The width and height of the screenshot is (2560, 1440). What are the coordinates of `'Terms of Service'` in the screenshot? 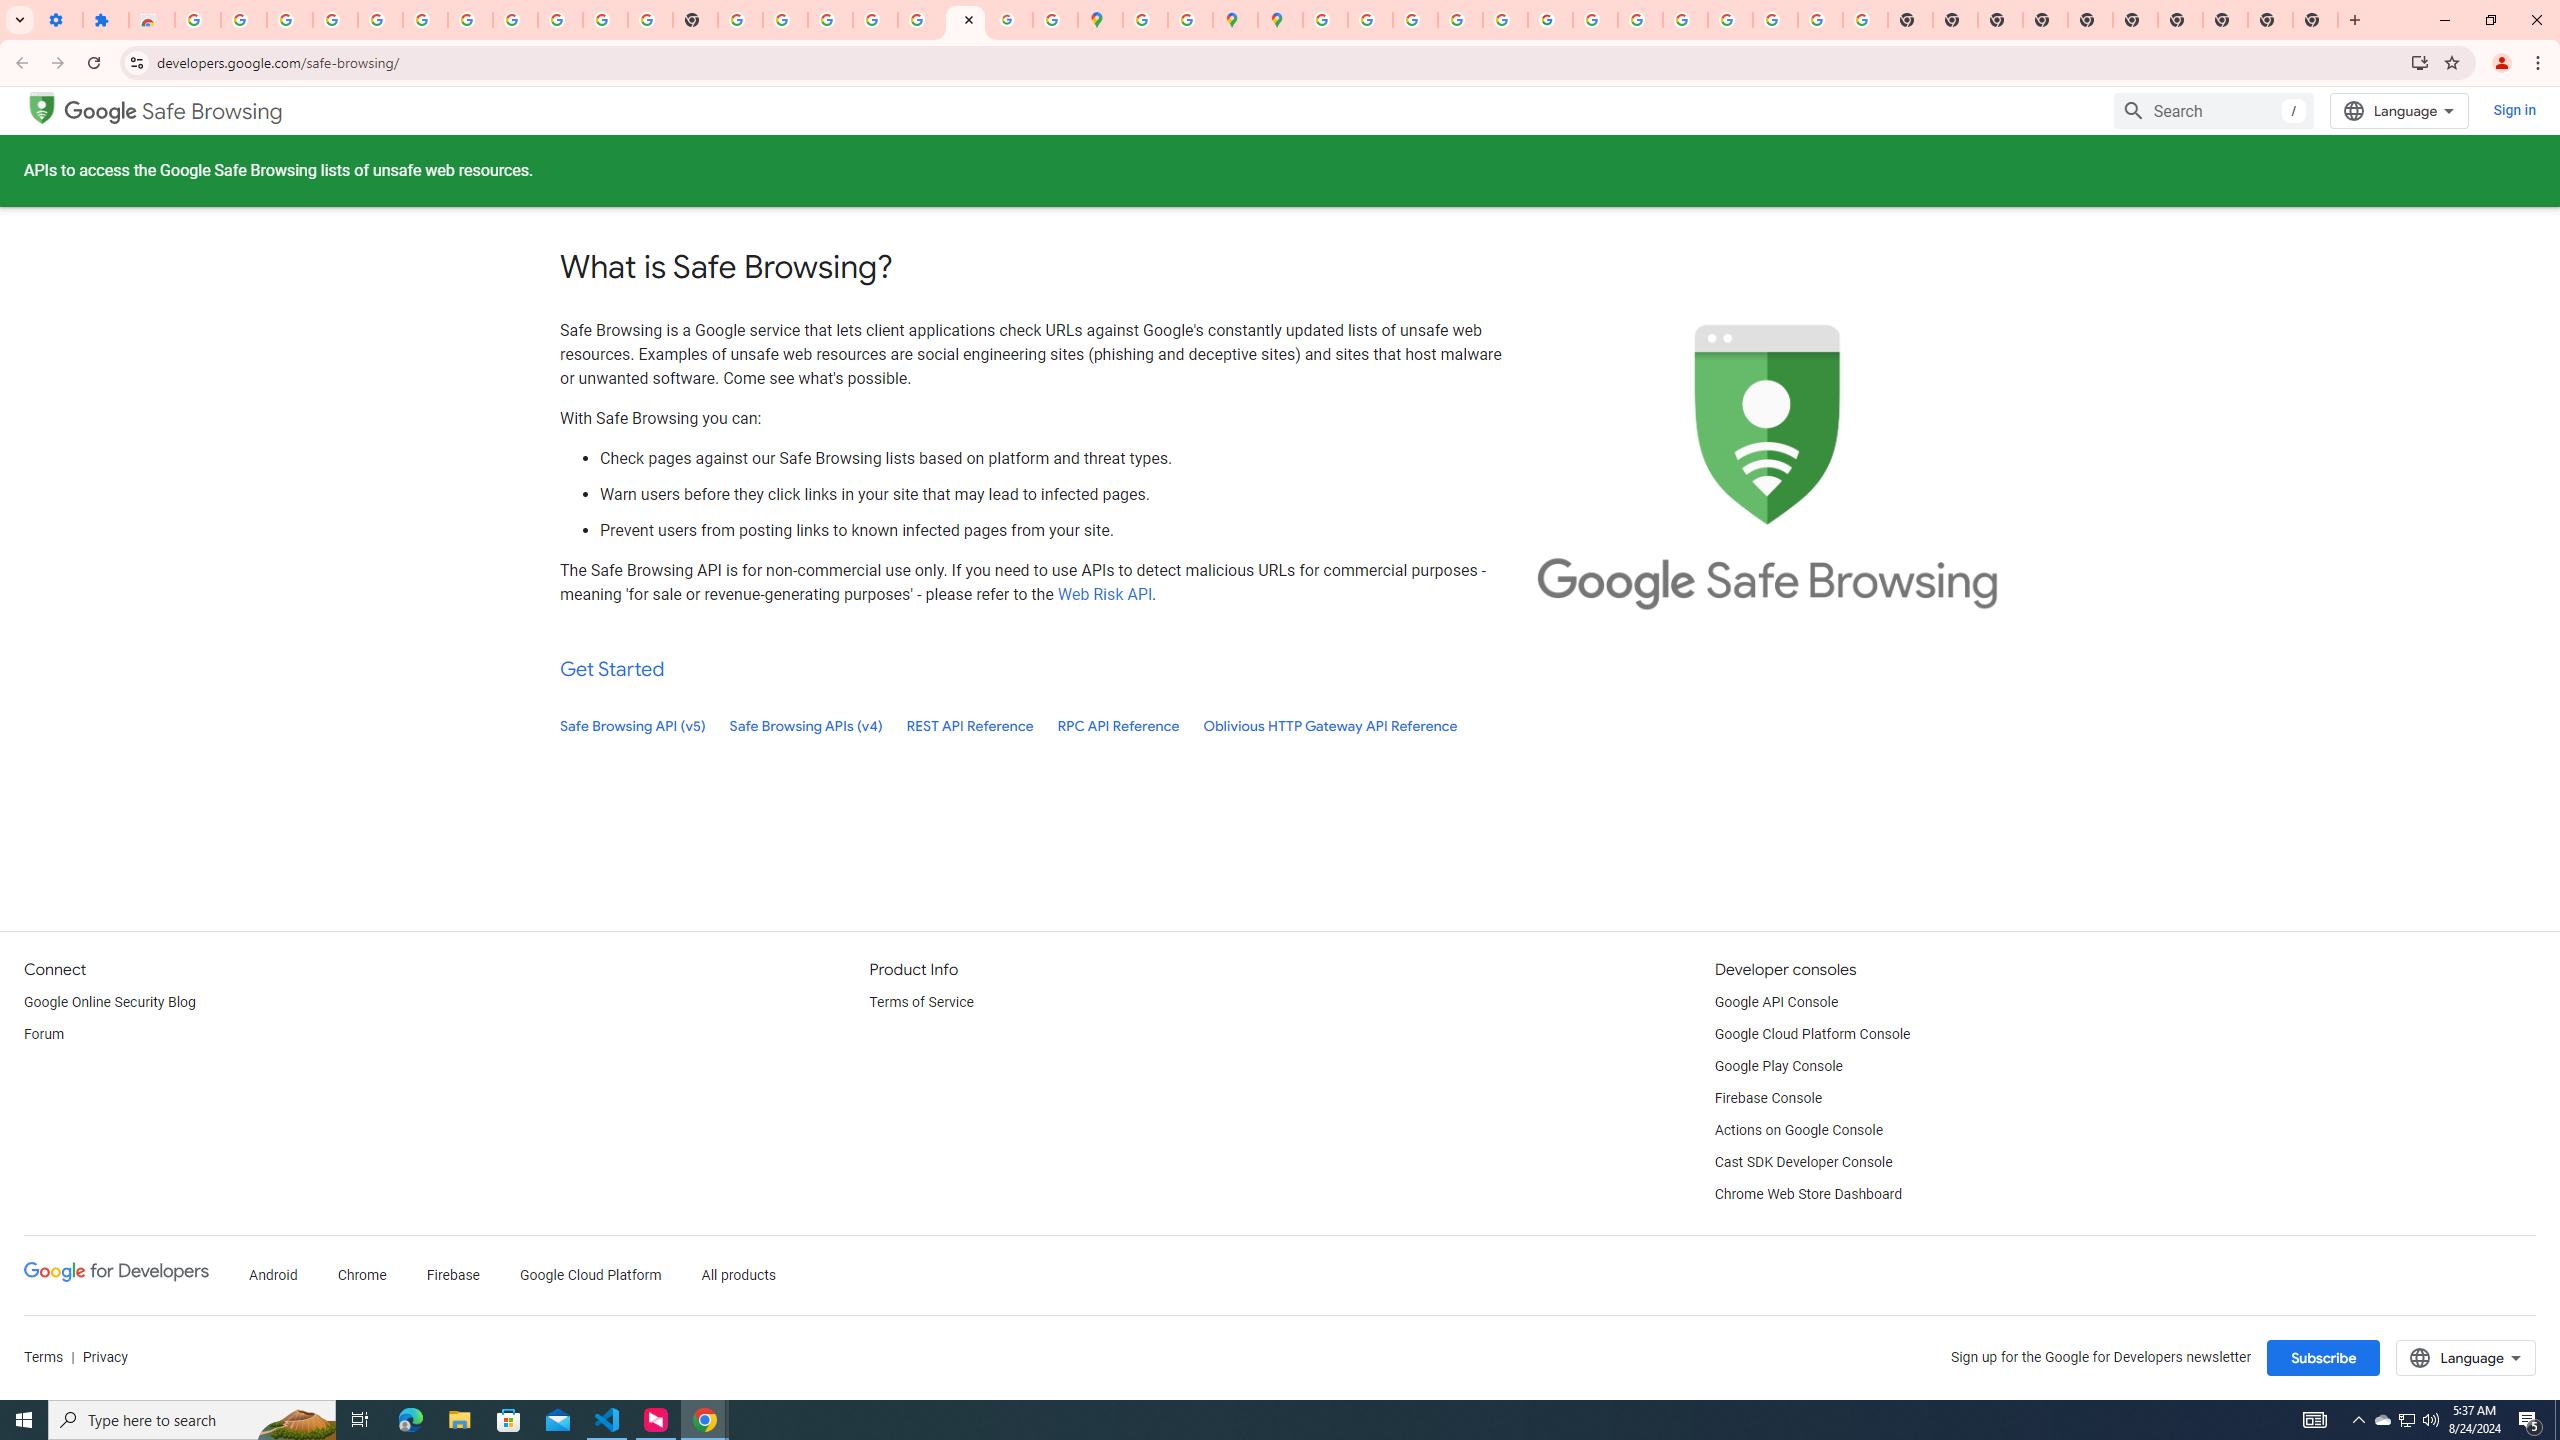 It's located at (920, 1002).